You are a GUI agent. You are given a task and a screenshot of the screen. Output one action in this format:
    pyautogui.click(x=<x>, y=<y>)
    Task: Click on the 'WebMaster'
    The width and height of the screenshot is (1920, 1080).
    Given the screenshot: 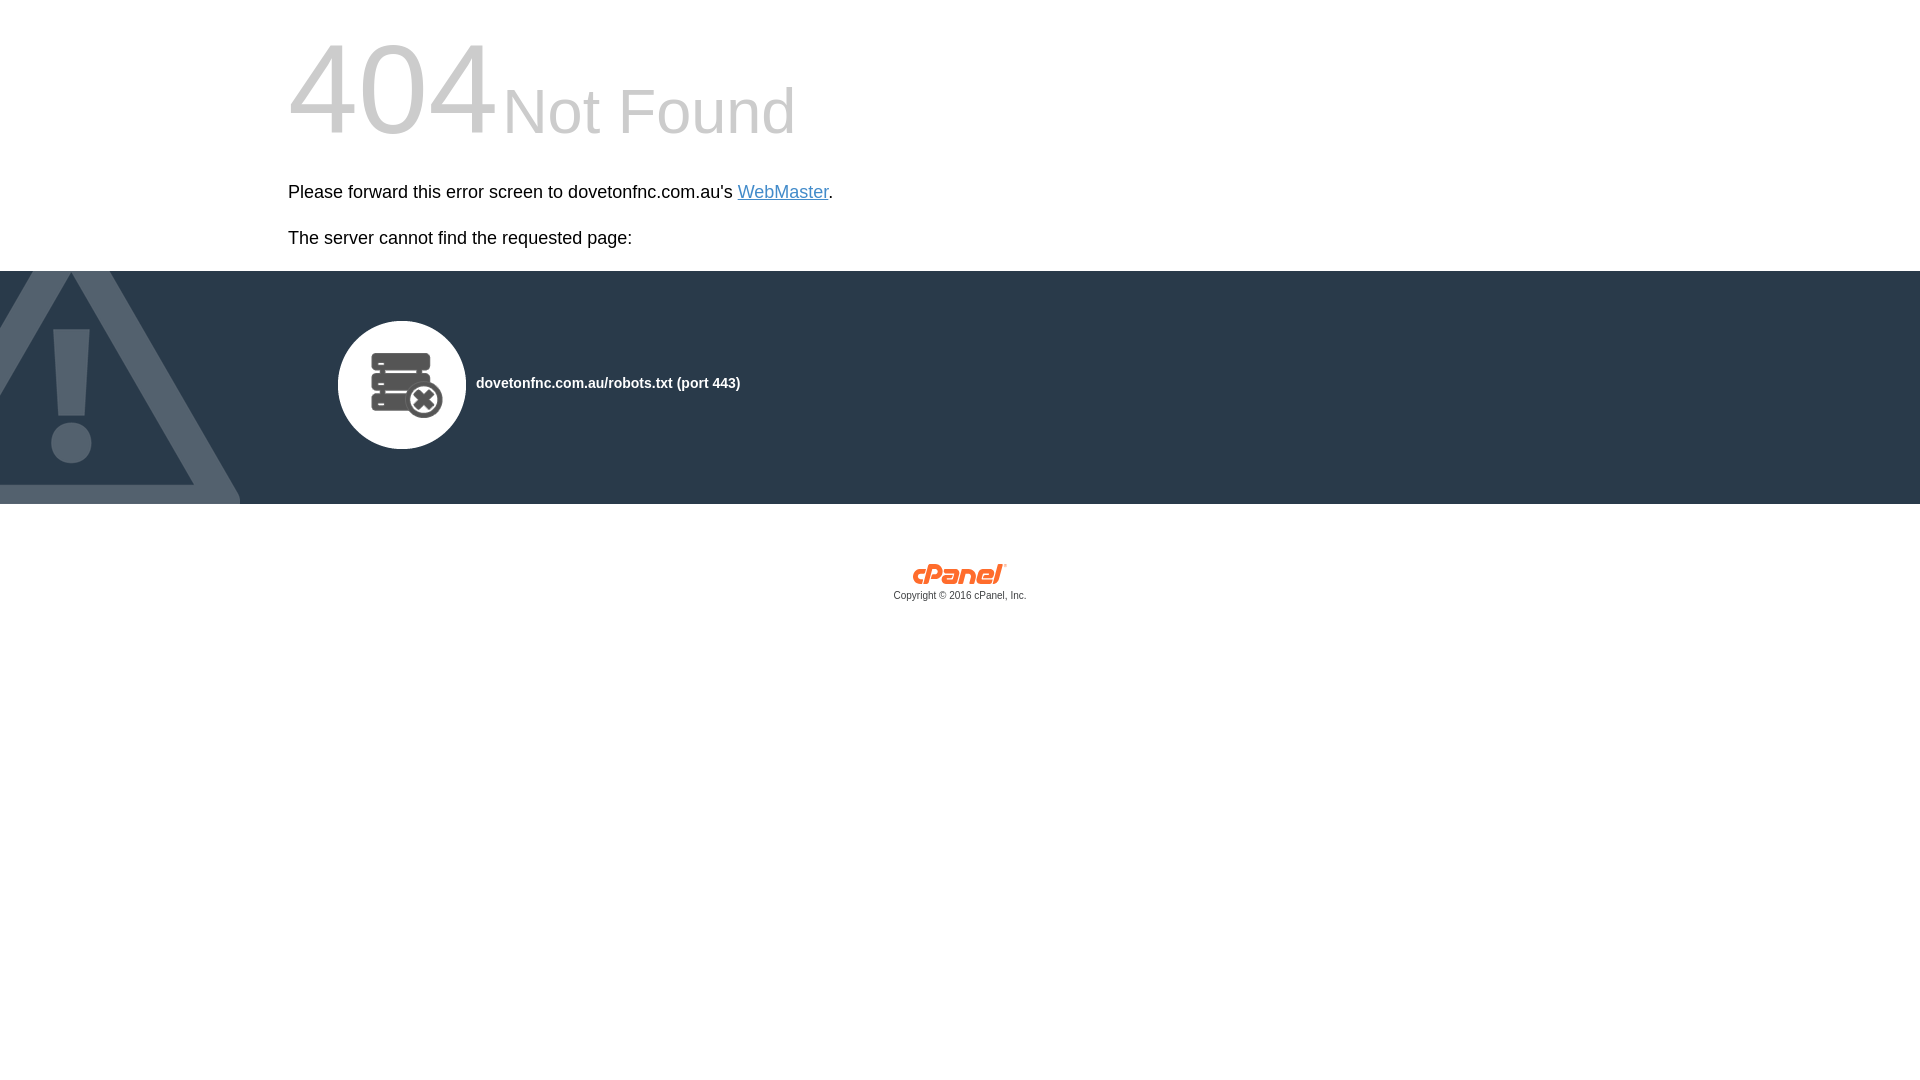 What is the action you would take?
    pyautogui.click(x=782, y=192)
    